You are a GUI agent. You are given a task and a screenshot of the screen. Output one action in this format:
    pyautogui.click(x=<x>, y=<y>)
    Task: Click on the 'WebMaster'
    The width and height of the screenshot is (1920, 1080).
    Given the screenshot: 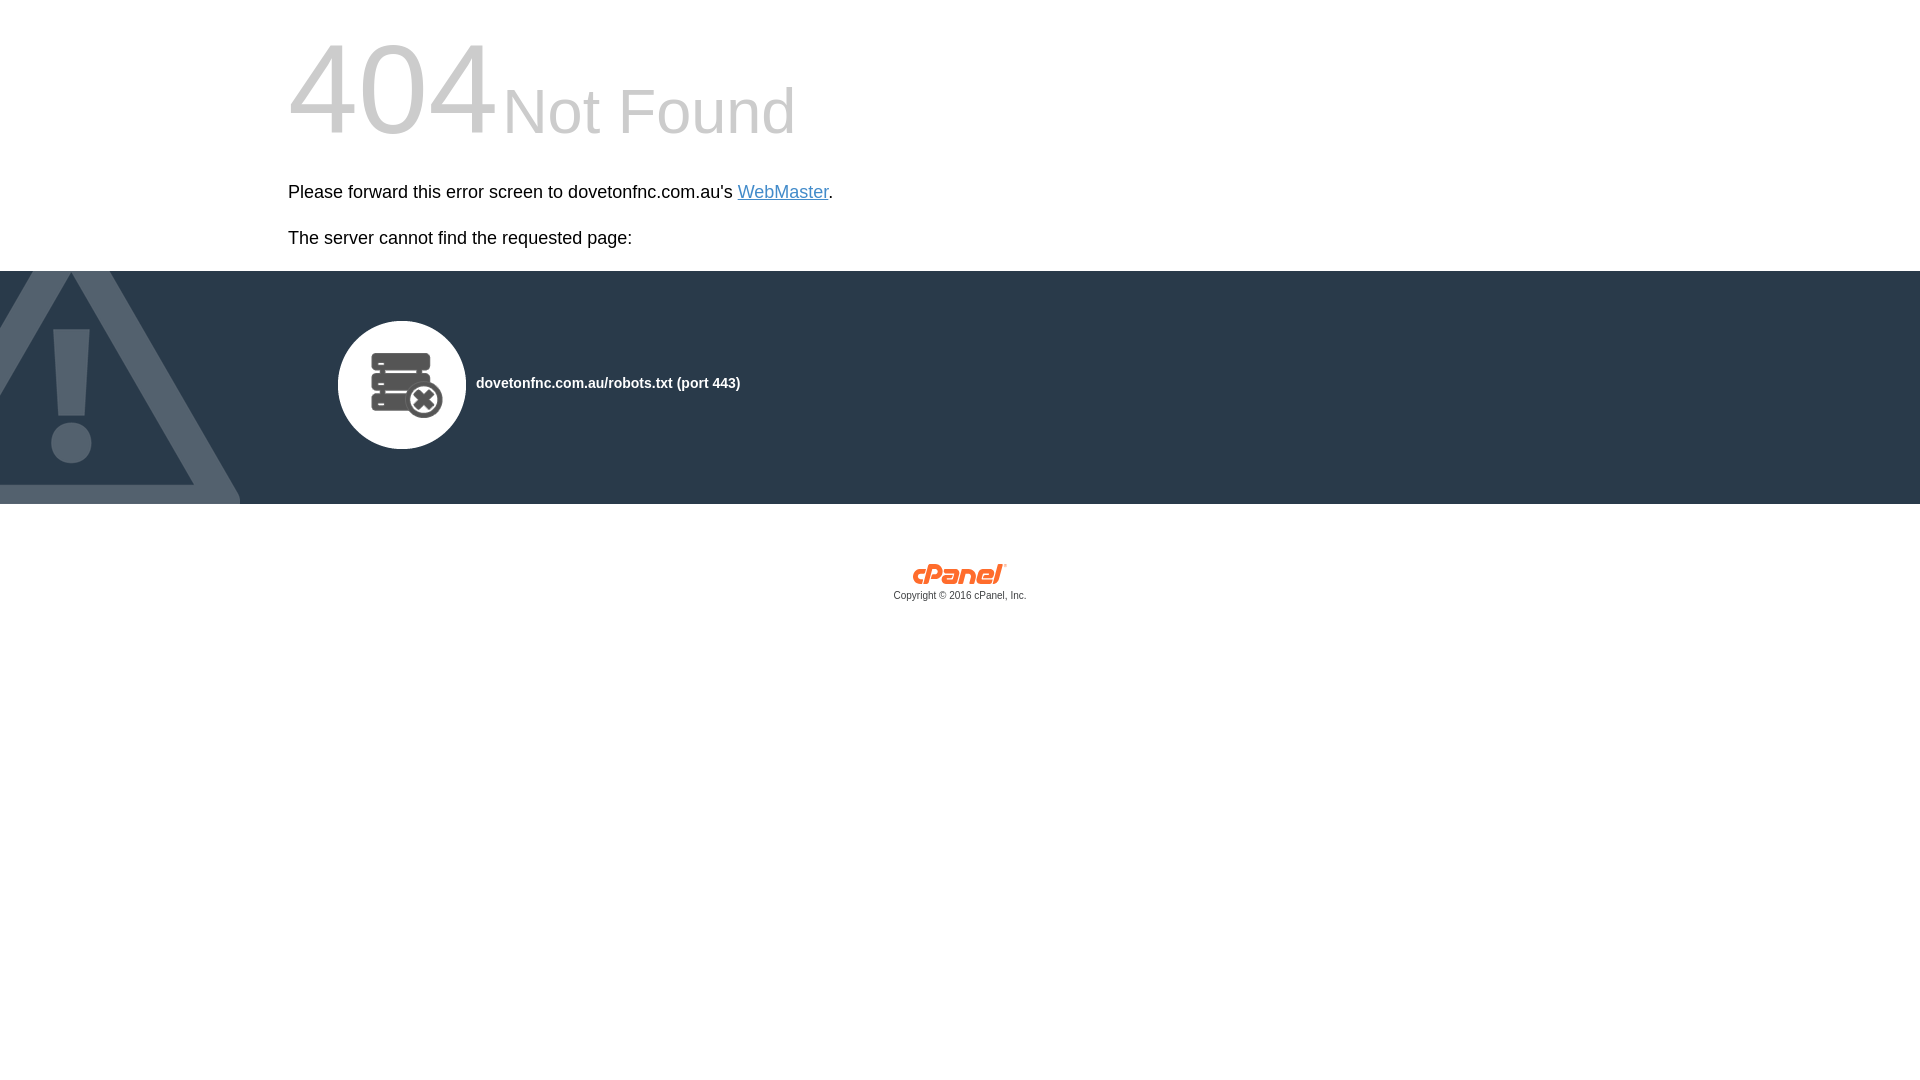 What is the action you would take?
    pyautogui.click(x=782, y=192)
    